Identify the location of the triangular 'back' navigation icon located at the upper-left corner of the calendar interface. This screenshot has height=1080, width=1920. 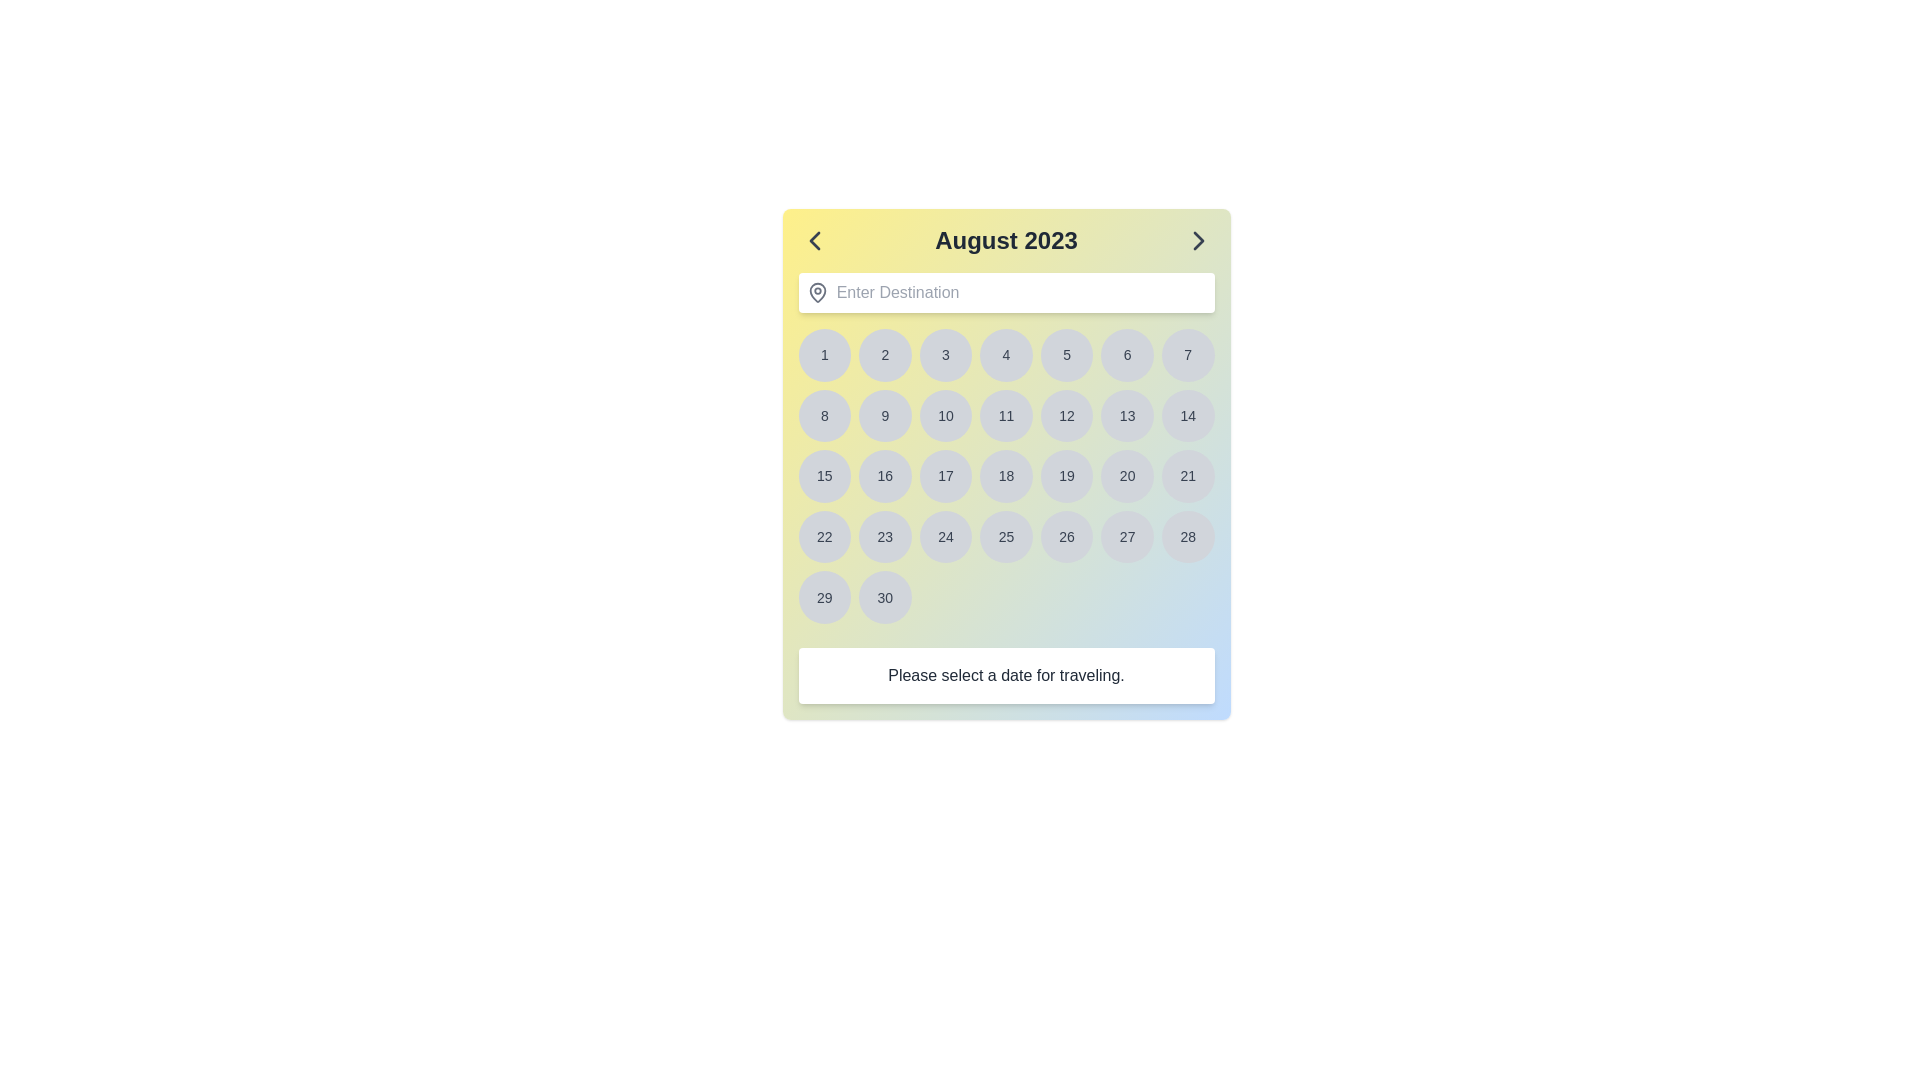
(814, 239).